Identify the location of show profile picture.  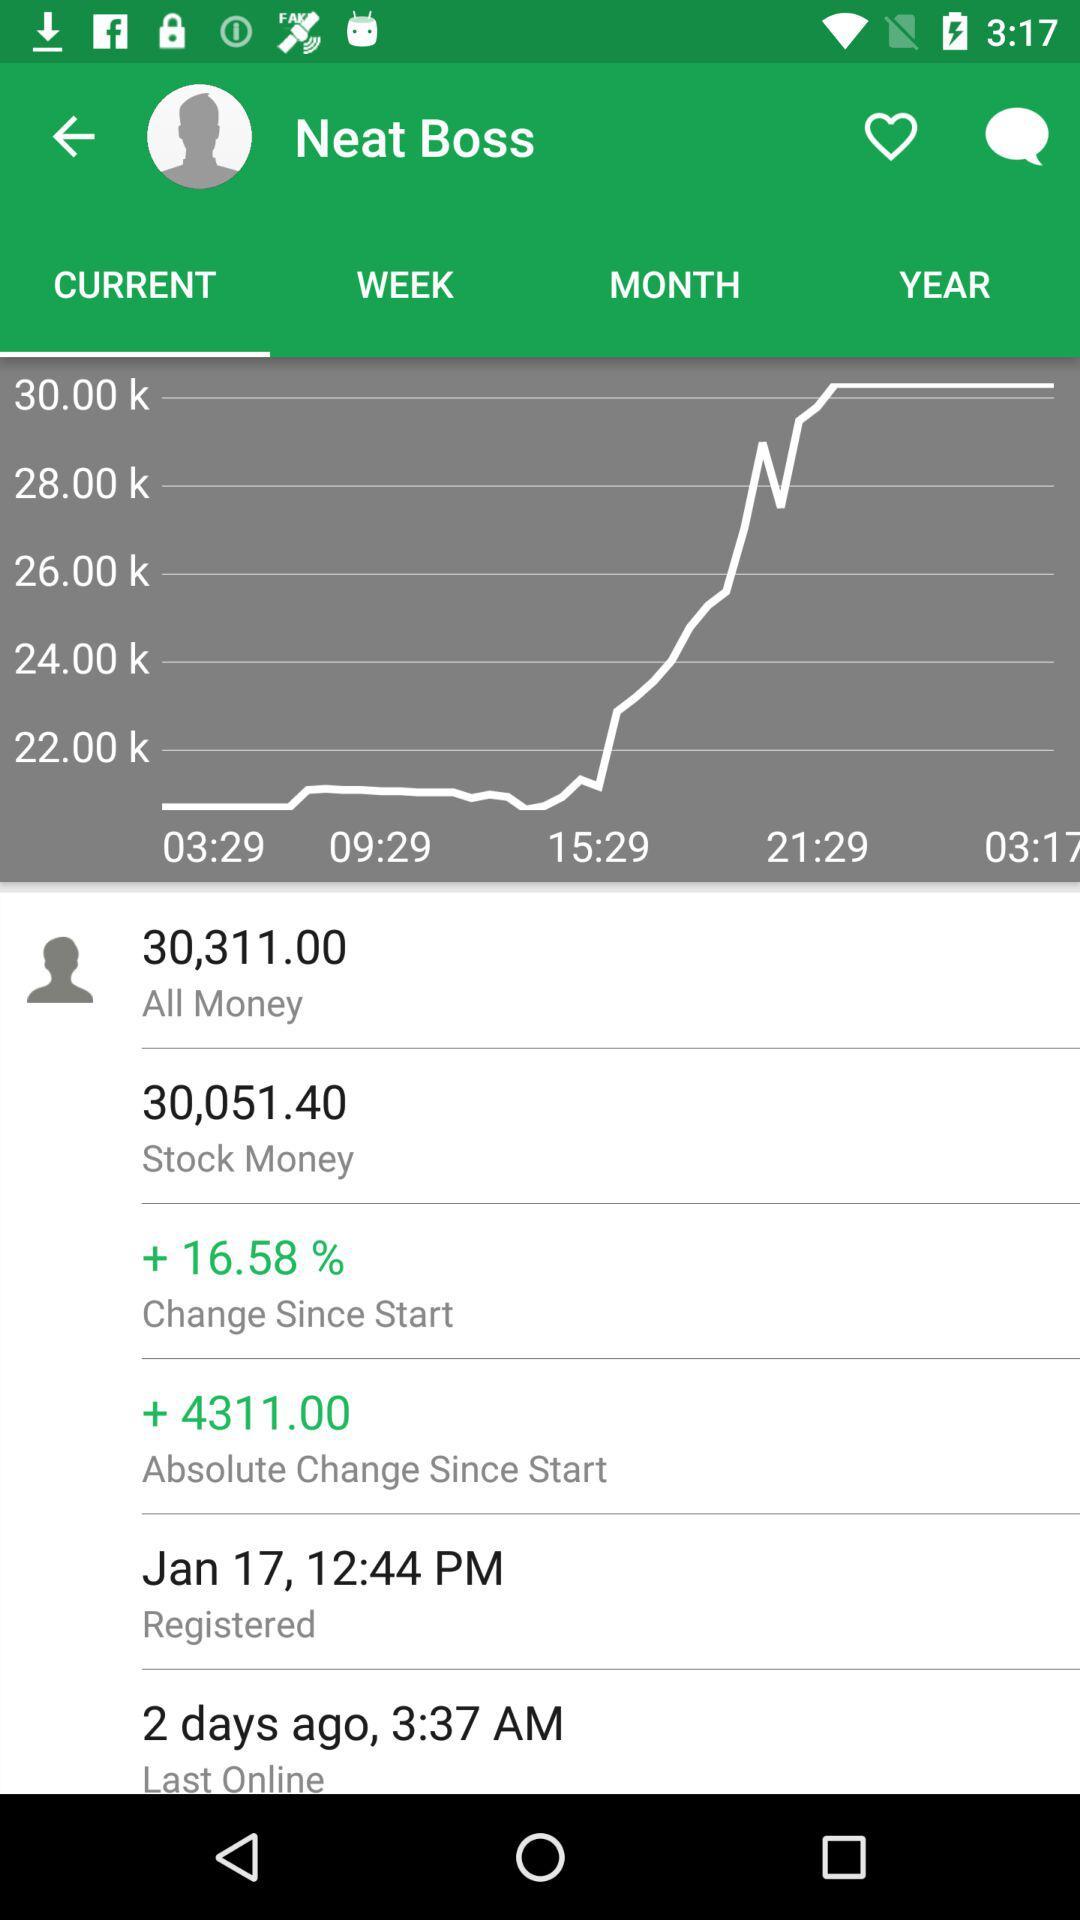
(199, 135).